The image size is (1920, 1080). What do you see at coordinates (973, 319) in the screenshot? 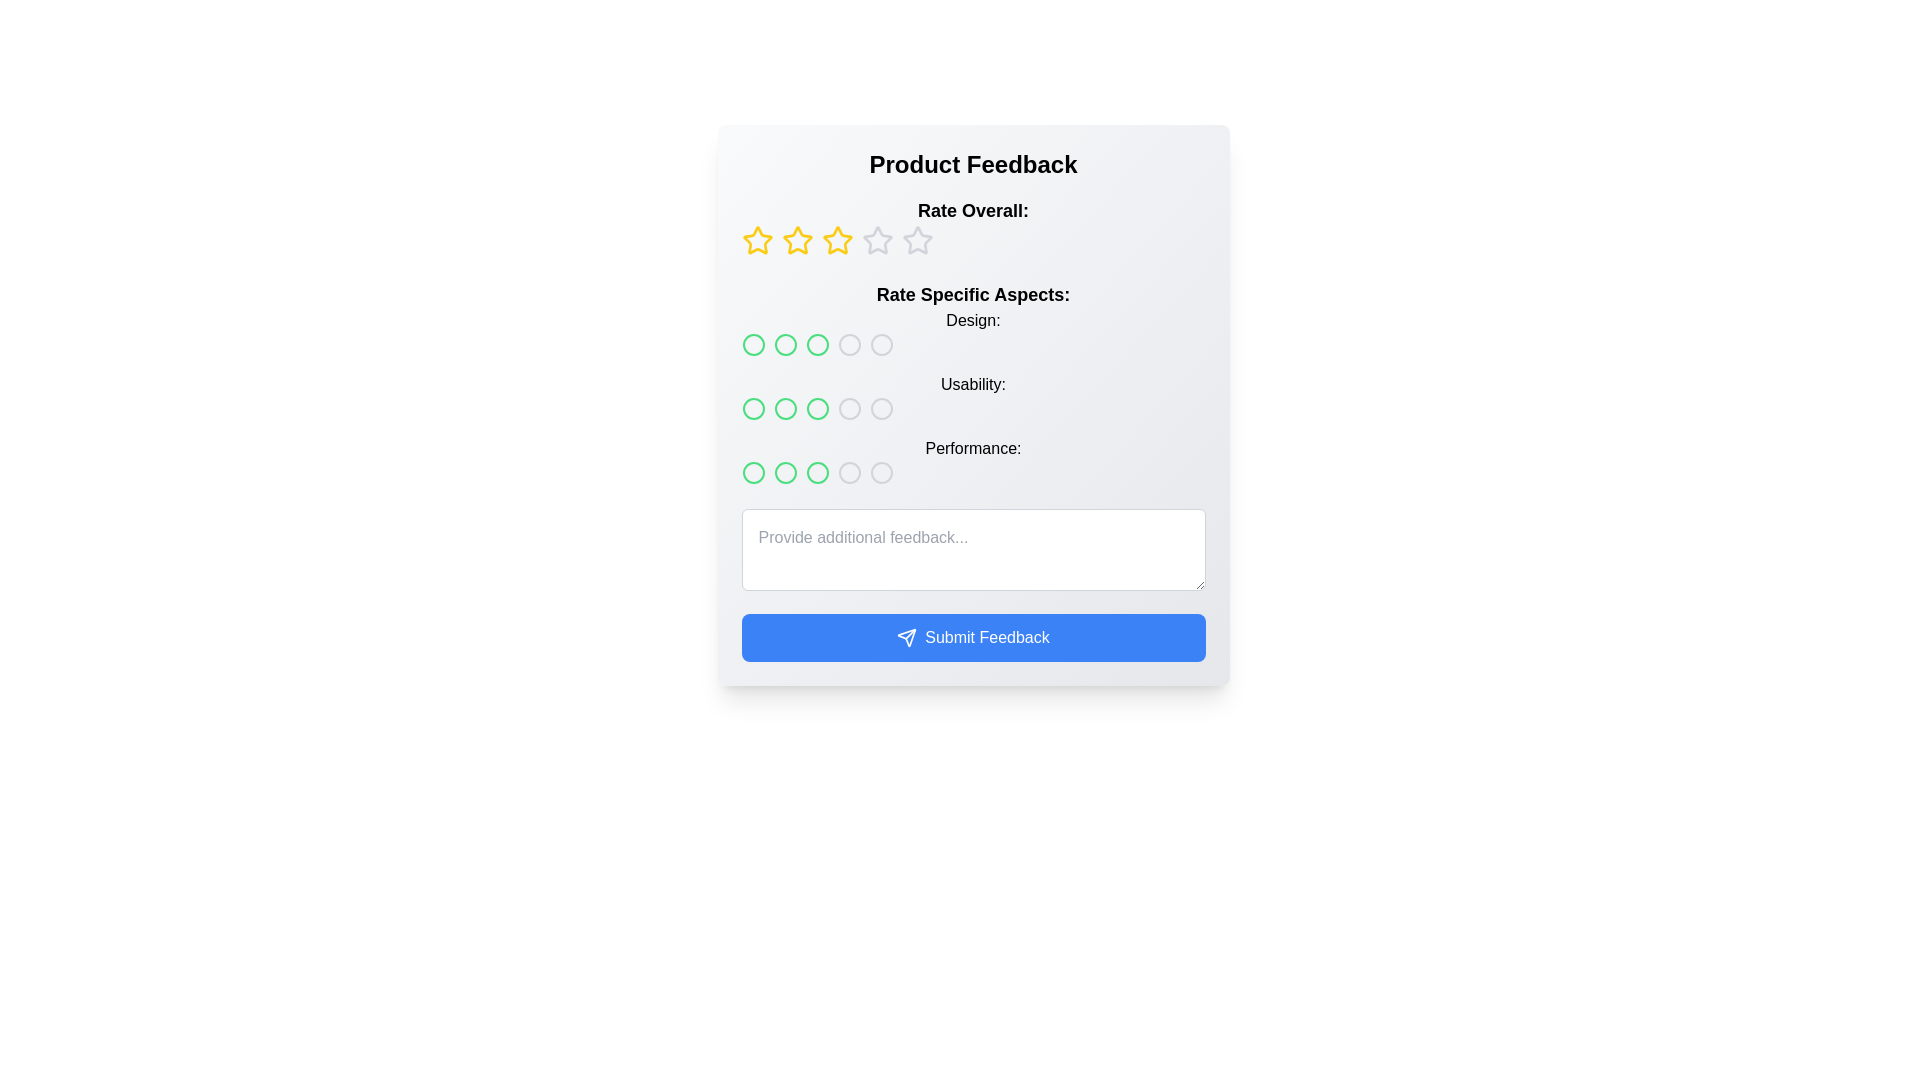
I see `the static text label that indicates the 'Design' aspect rating section, positioned below the 'Rate Specific Aspects' heading` at bounding box center [973, 319].